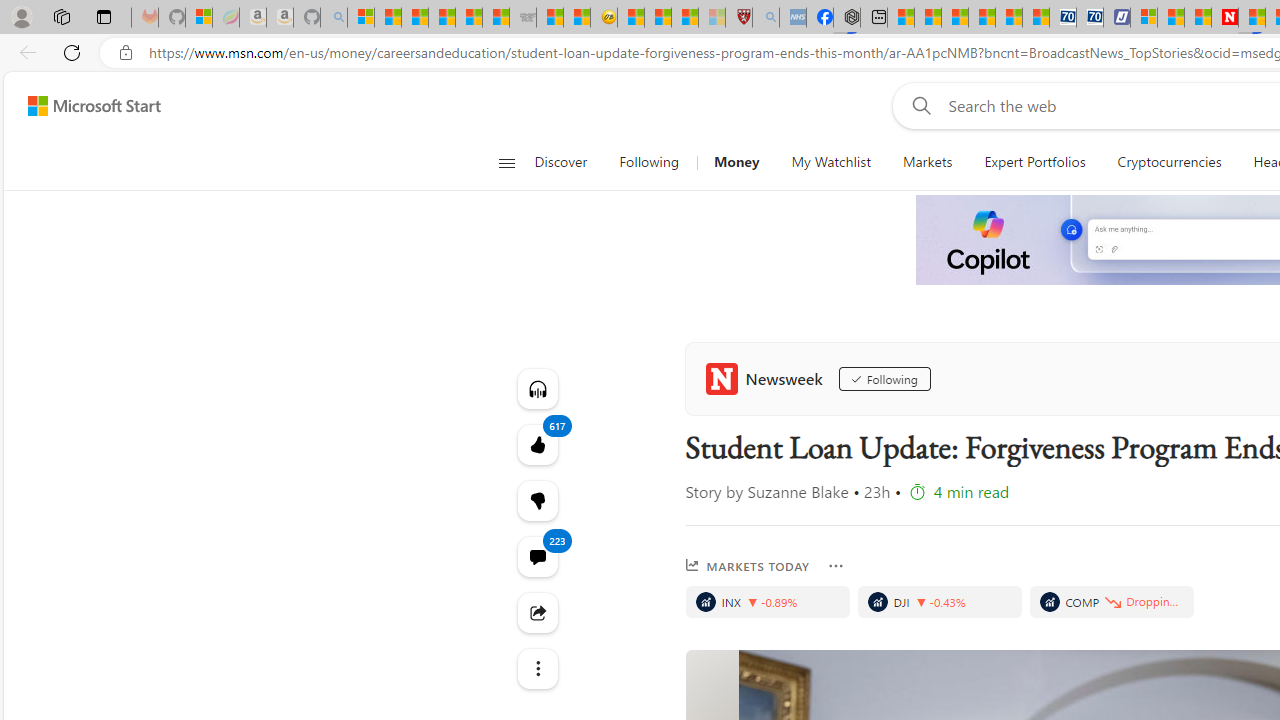 The height and width of the screenshot is (720, 1280). Describe the element at coordinates (1223, 17) in the screenshot. I see `'Newsweek - News, Analysis, Politics, Business, Technology'` at that location.